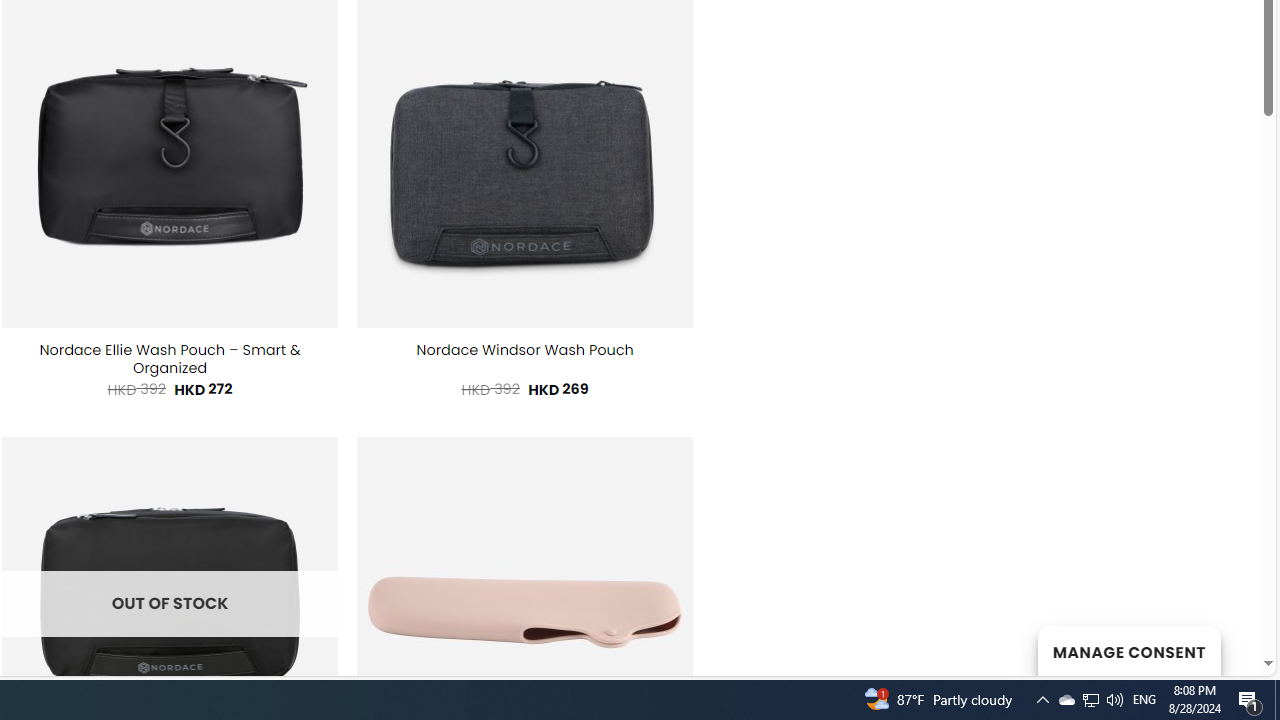 Image resolution: width=1280 pixels, height=720 pixels. I want to click on 'Nordace Windsor Wash Pouch', so click(524, 349).